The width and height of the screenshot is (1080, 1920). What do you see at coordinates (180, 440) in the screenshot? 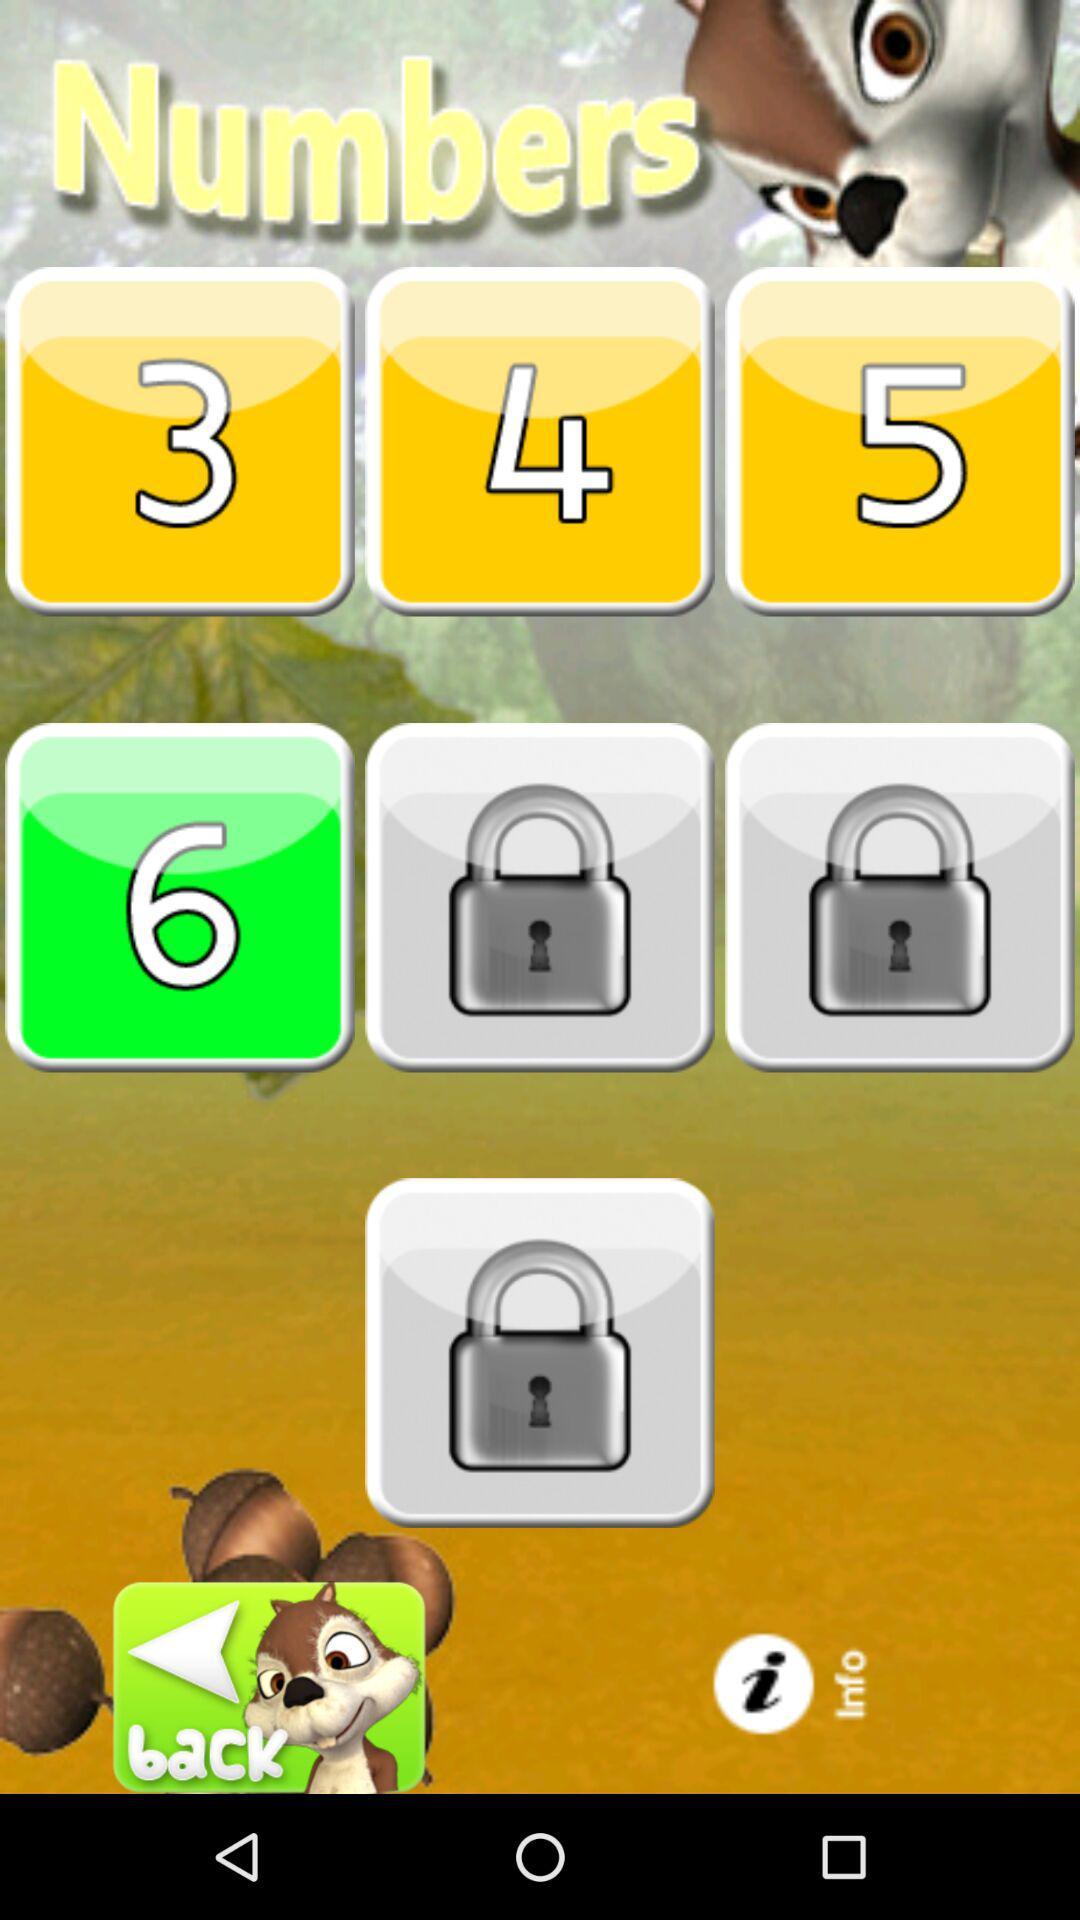
I see `number` at bounding box center [180, 440].